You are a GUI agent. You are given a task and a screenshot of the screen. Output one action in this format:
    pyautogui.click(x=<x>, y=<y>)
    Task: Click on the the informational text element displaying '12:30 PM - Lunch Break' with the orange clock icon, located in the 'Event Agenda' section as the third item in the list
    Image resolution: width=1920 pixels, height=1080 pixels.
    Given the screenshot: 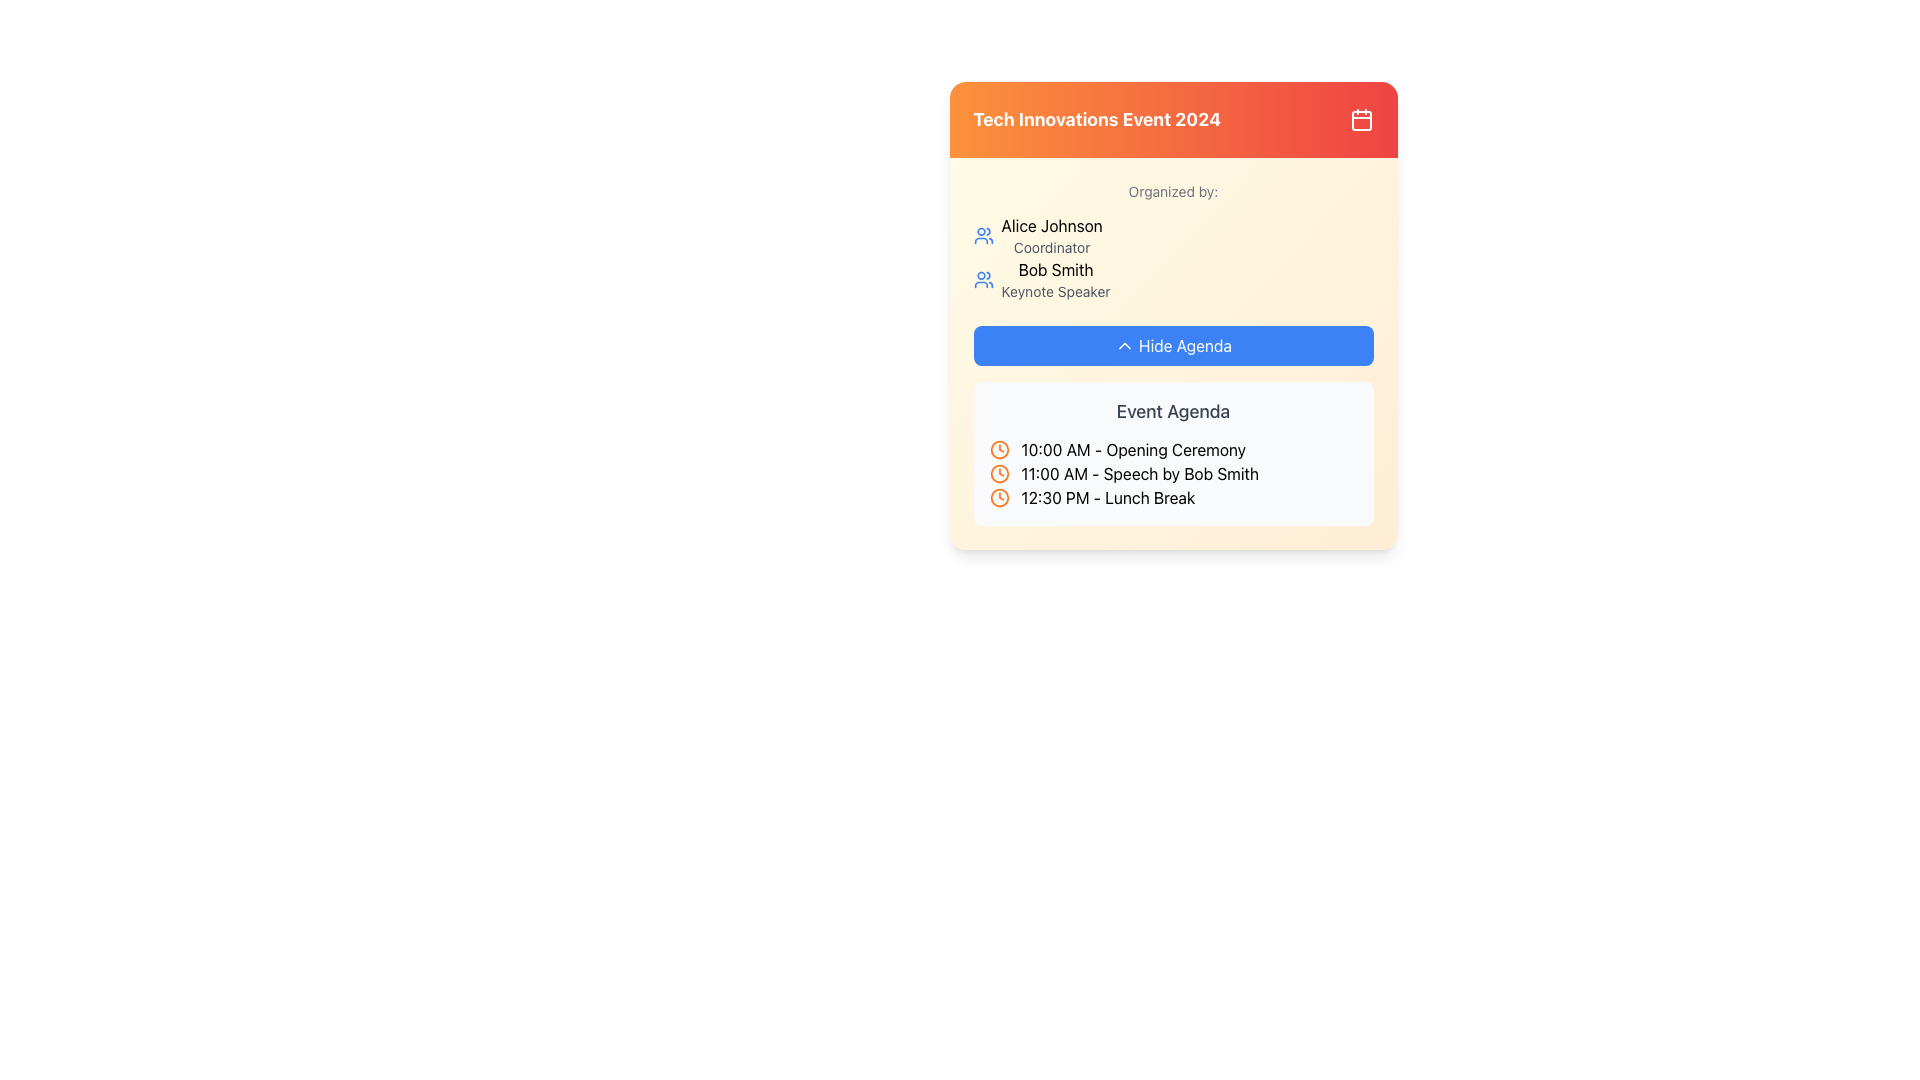 What is the action you would take?
    pyautogui.click(x=1173, y=496)
    